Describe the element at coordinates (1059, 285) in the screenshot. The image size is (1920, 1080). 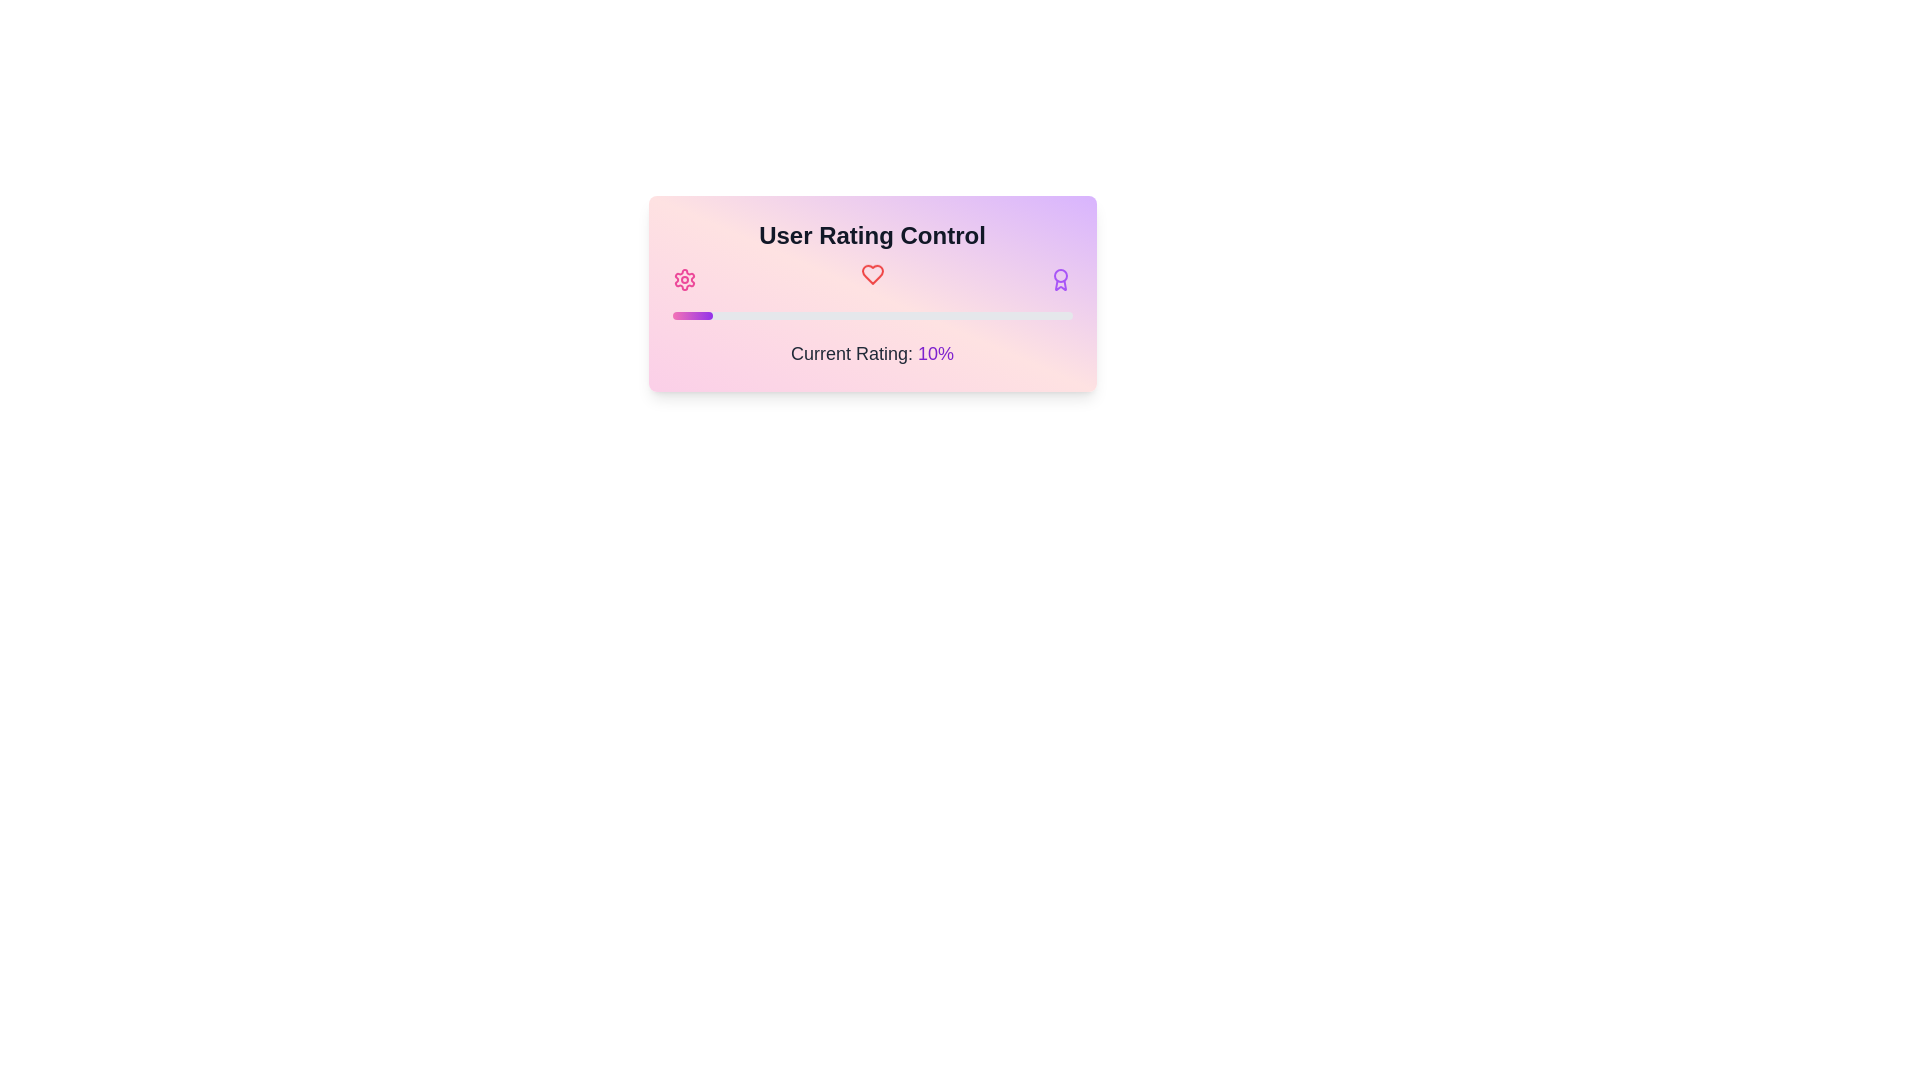
I see `the award ribbon icon component, which is a small graphical element styled with a stroke color matching the text, located on the right-hand side of the main circular element` at that location.